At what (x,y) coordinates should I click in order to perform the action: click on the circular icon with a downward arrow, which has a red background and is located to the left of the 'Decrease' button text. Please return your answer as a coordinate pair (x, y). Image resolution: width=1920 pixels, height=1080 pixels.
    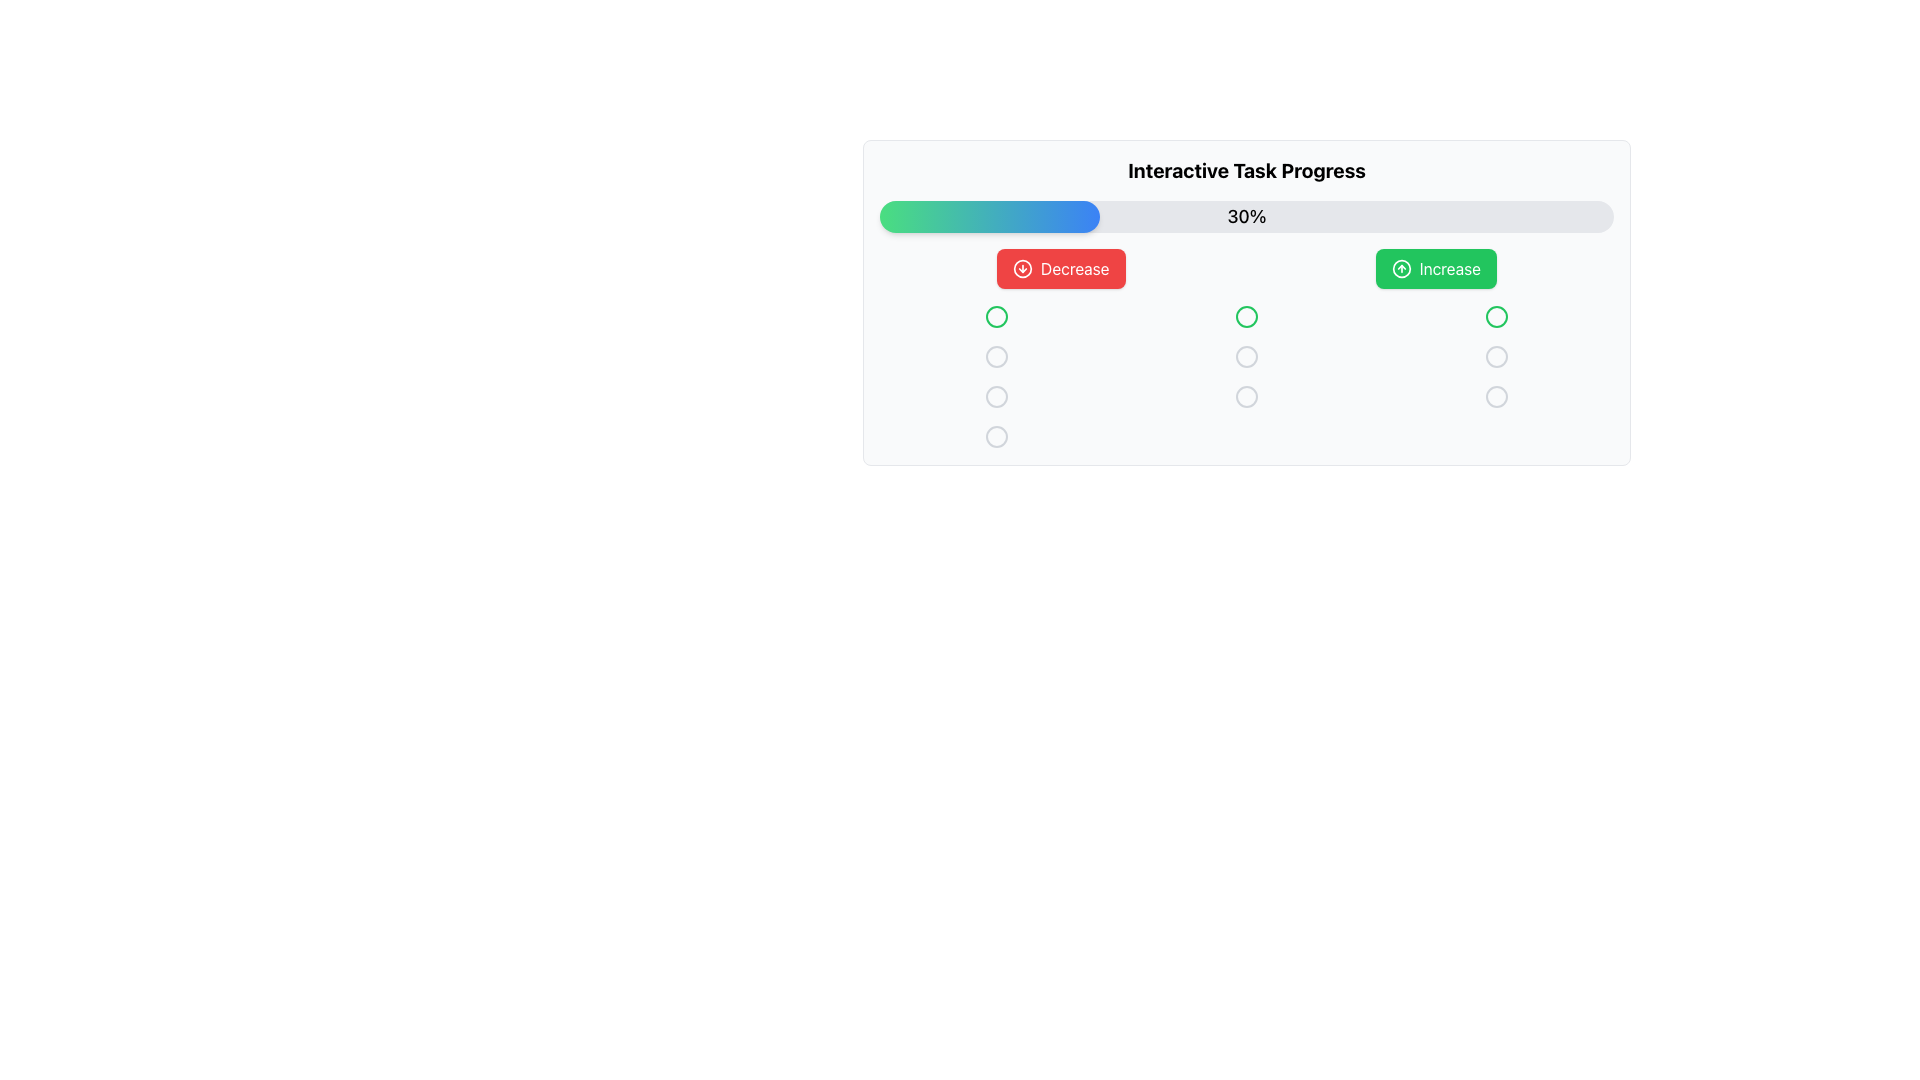
    Looking at the image, I should click on (1022, 268).